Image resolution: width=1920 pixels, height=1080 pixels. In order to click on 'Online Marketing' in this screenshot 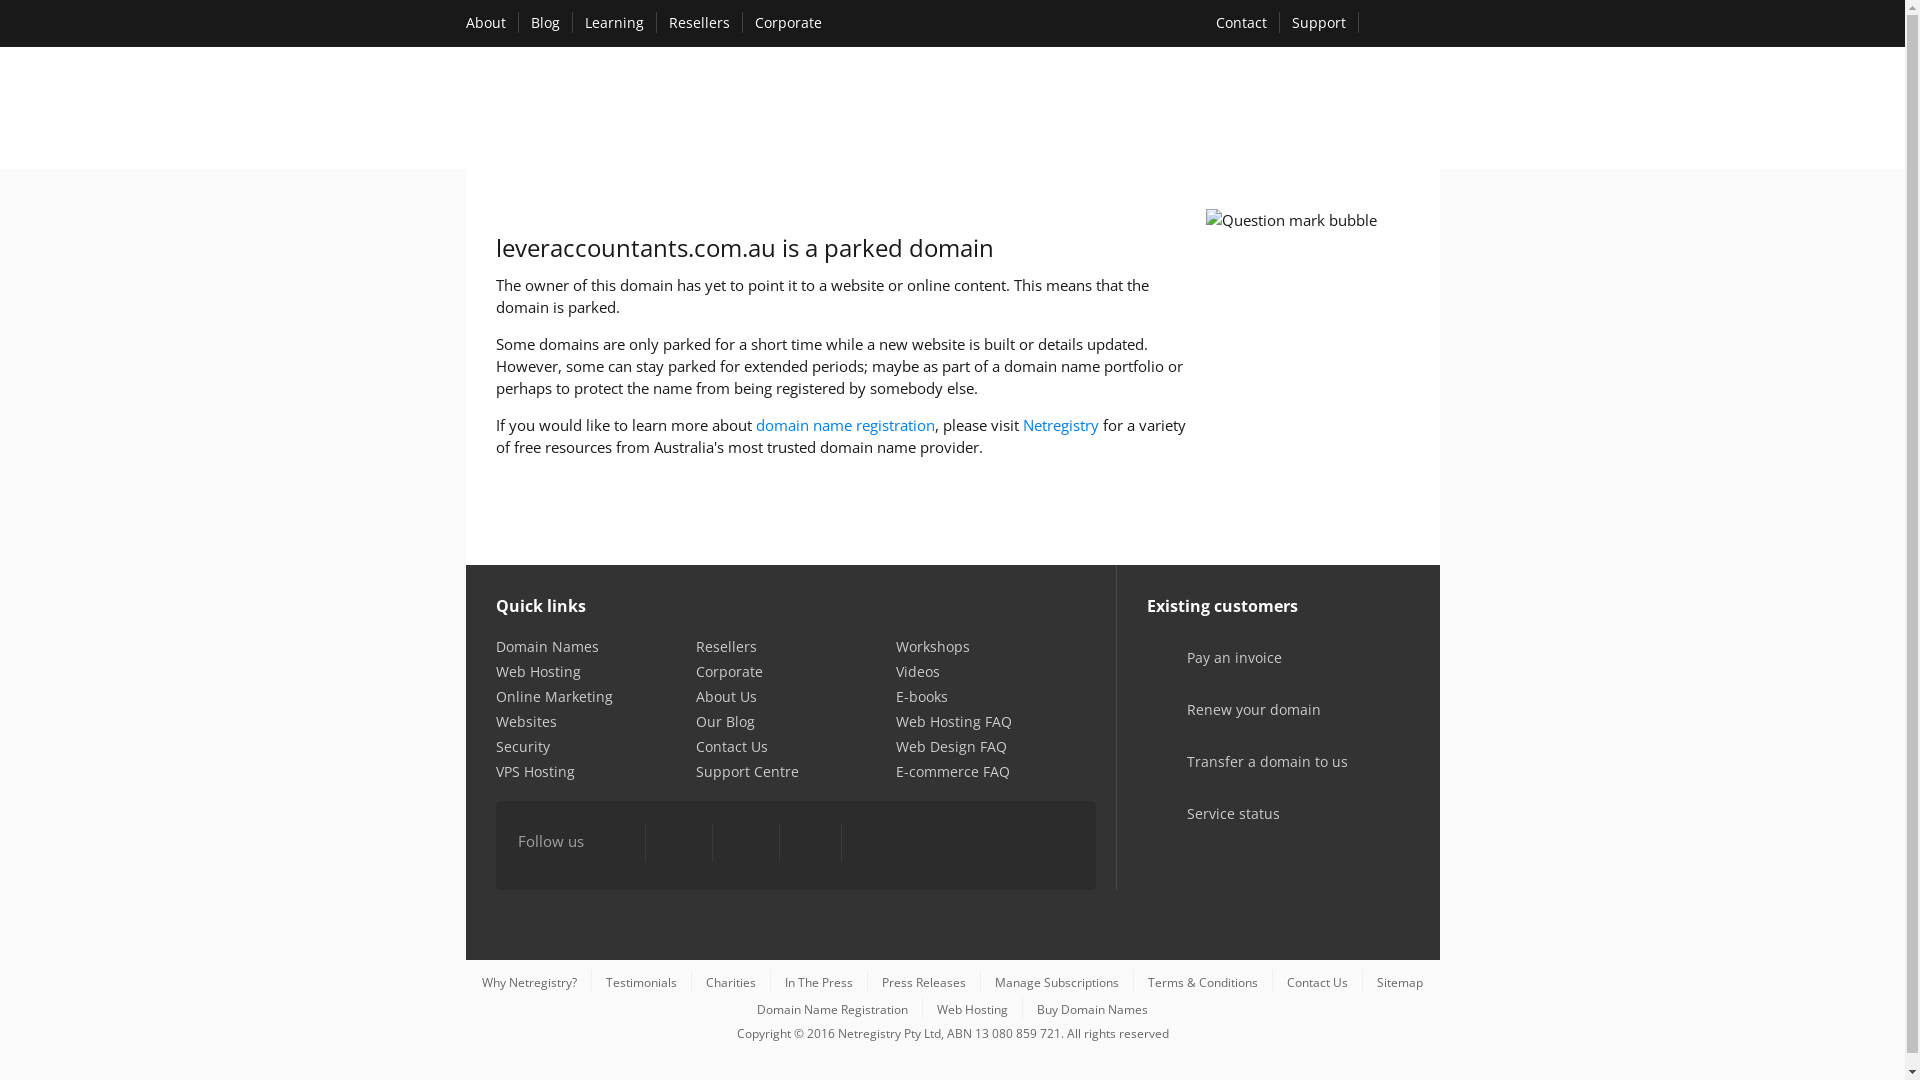, I will do `click(554, 695)`.